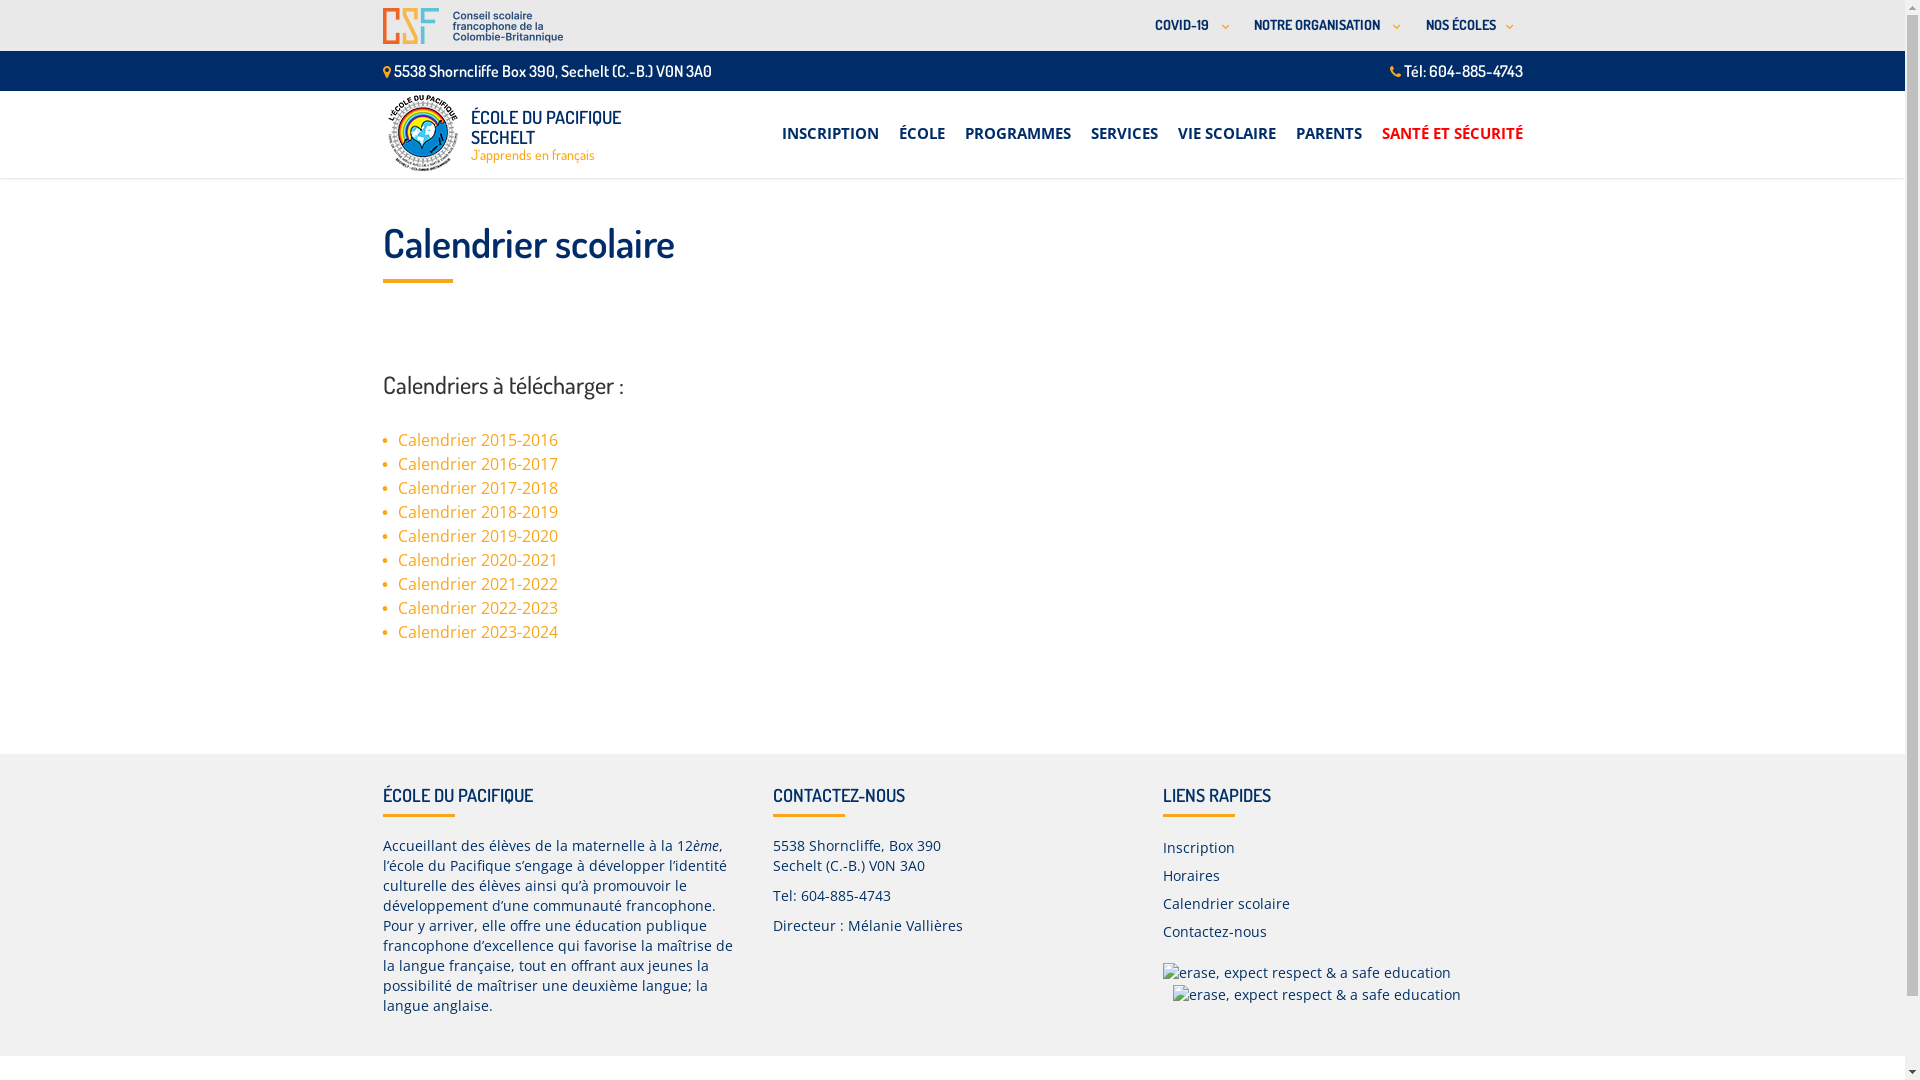 The height and width of the screenshot is (1080, 1920). What do you see at coordinates (1324, 25) in the screenshot?
I see `'NOTRE ORGANISATION '` at bounding box center [1324, 25].